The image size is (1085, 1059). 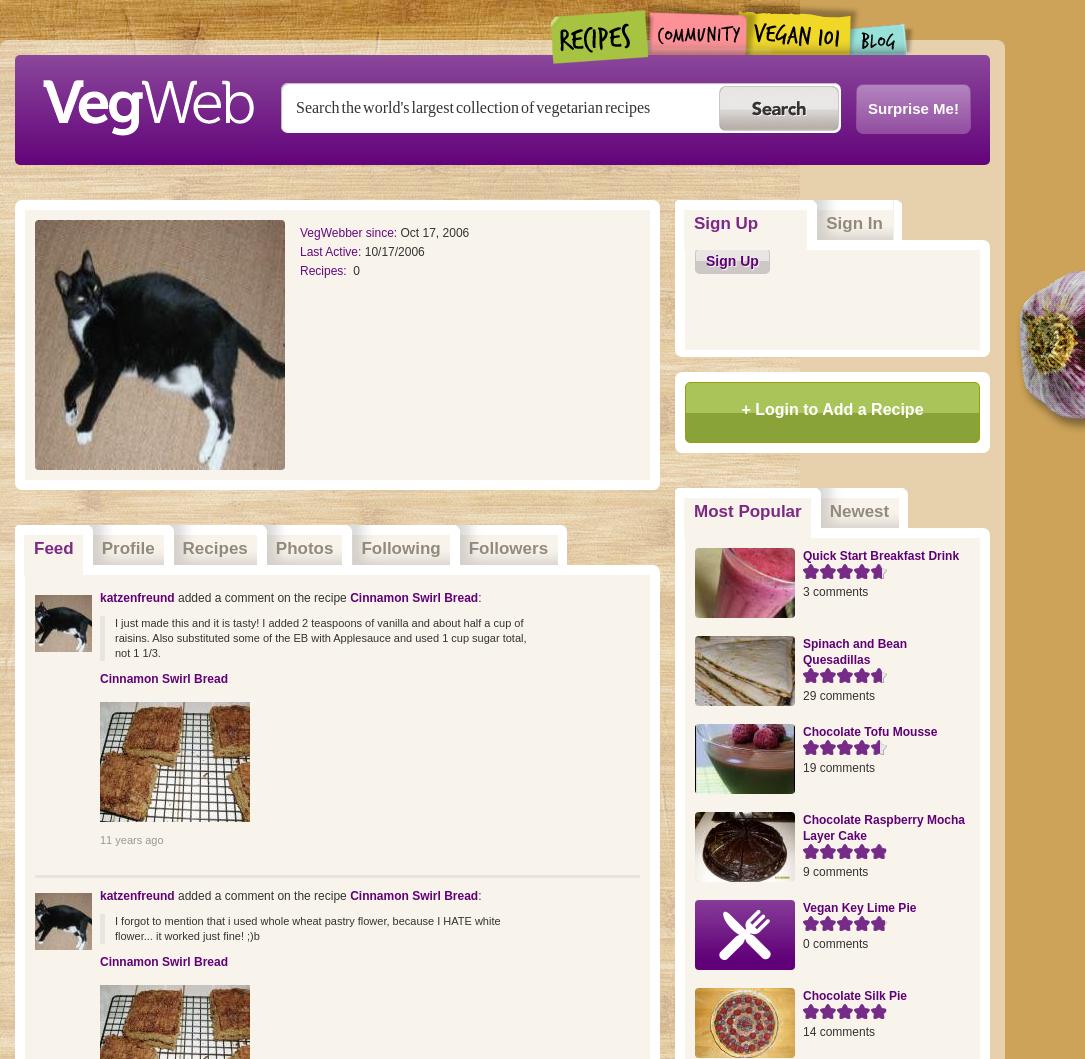 What do you see at coordinates (746, 511) in the screenshot?
I see `'Most Popular'` at bounding box center [746, 511].